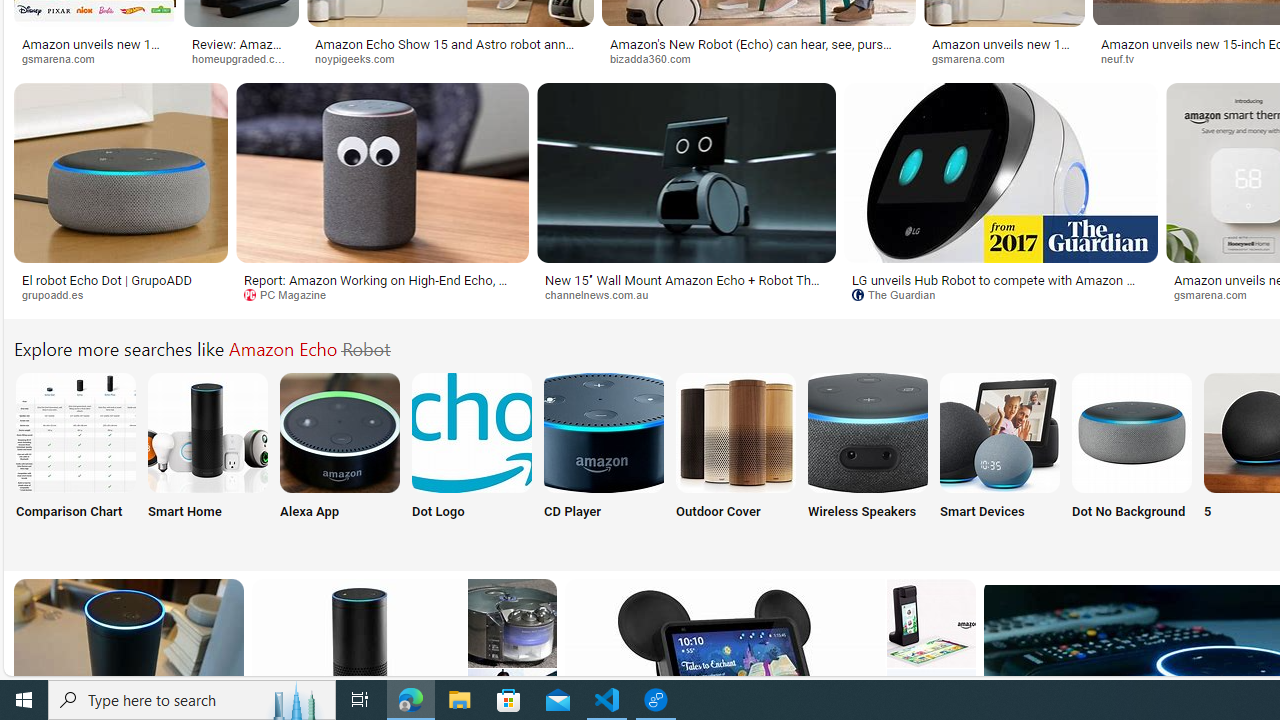 The height and width of the screenshot is (720, 1280). What do you see at coordinates (999, 431) in the screenshot?
I see `'Amazon Echo Smart Devices'` at bounding box center [999, 431].